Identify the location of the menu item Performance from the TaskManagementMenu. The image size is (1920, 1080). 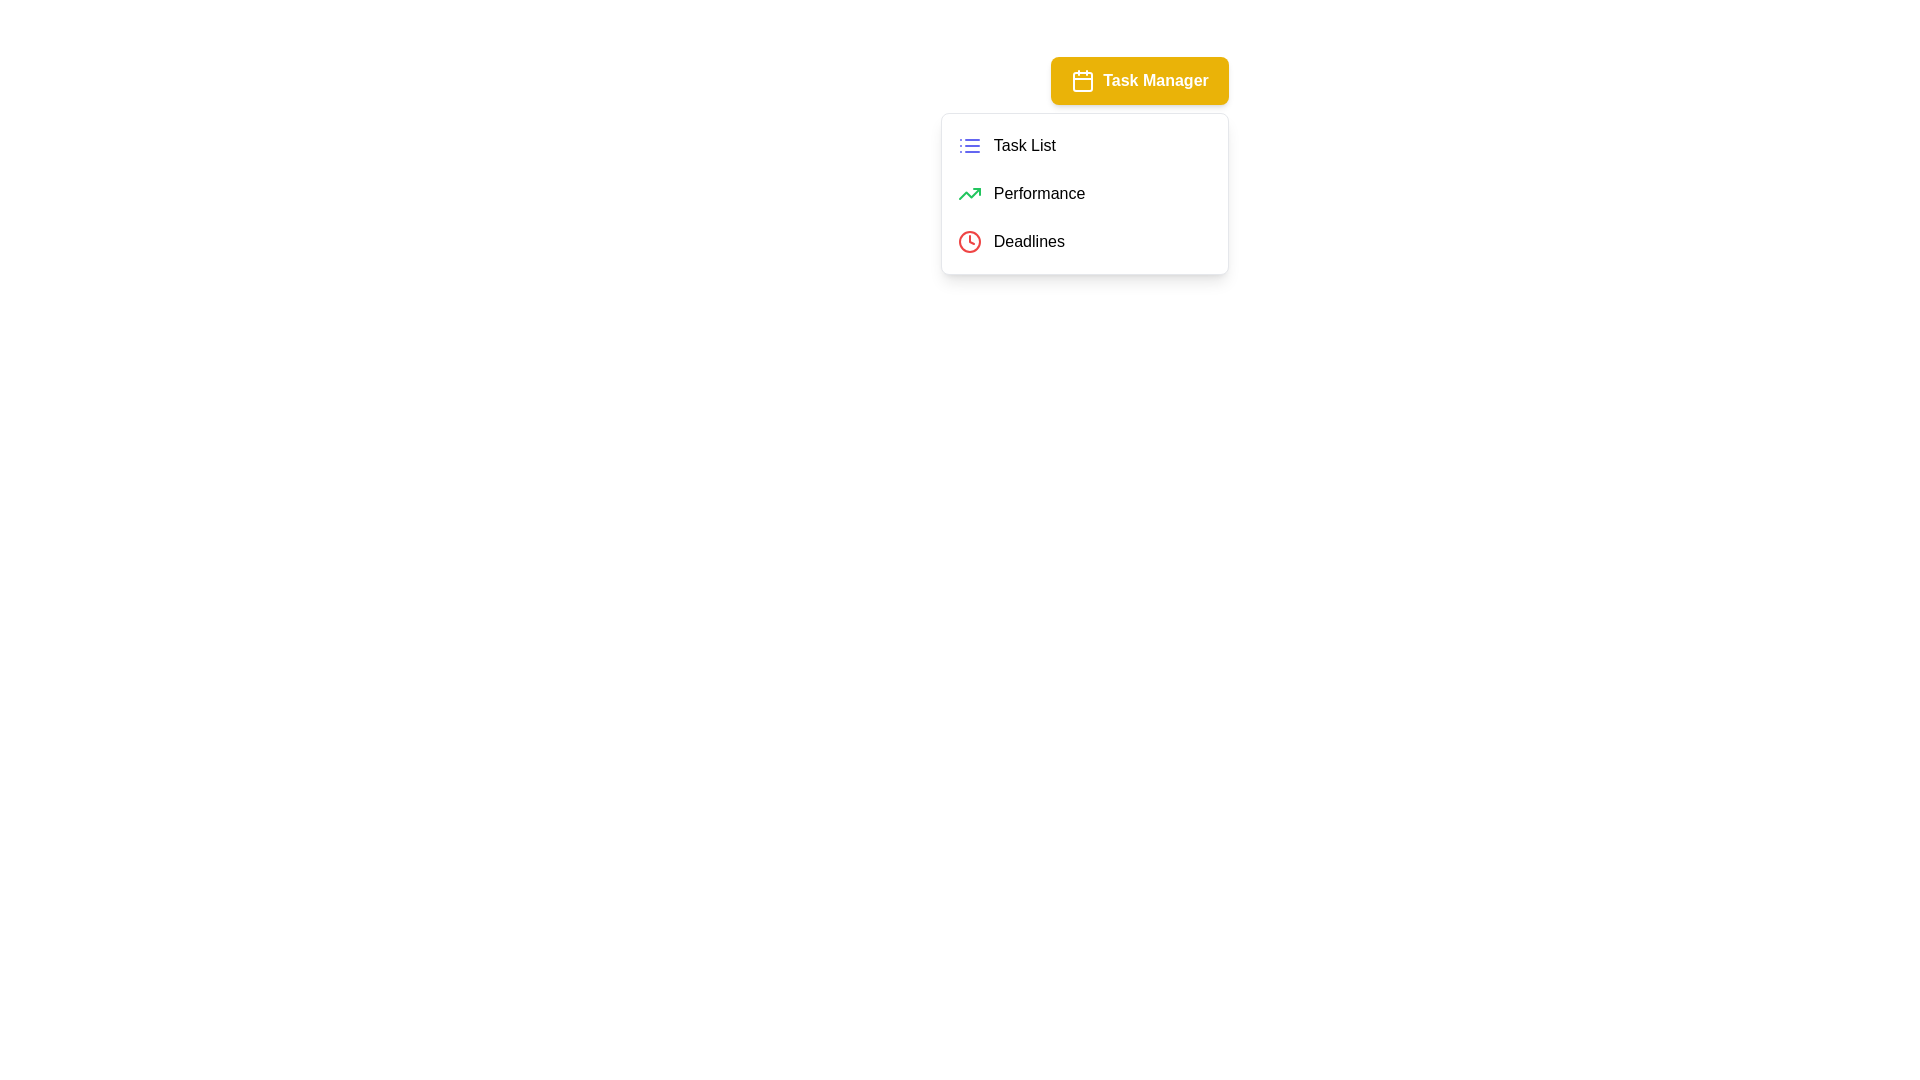
(1083, 193).